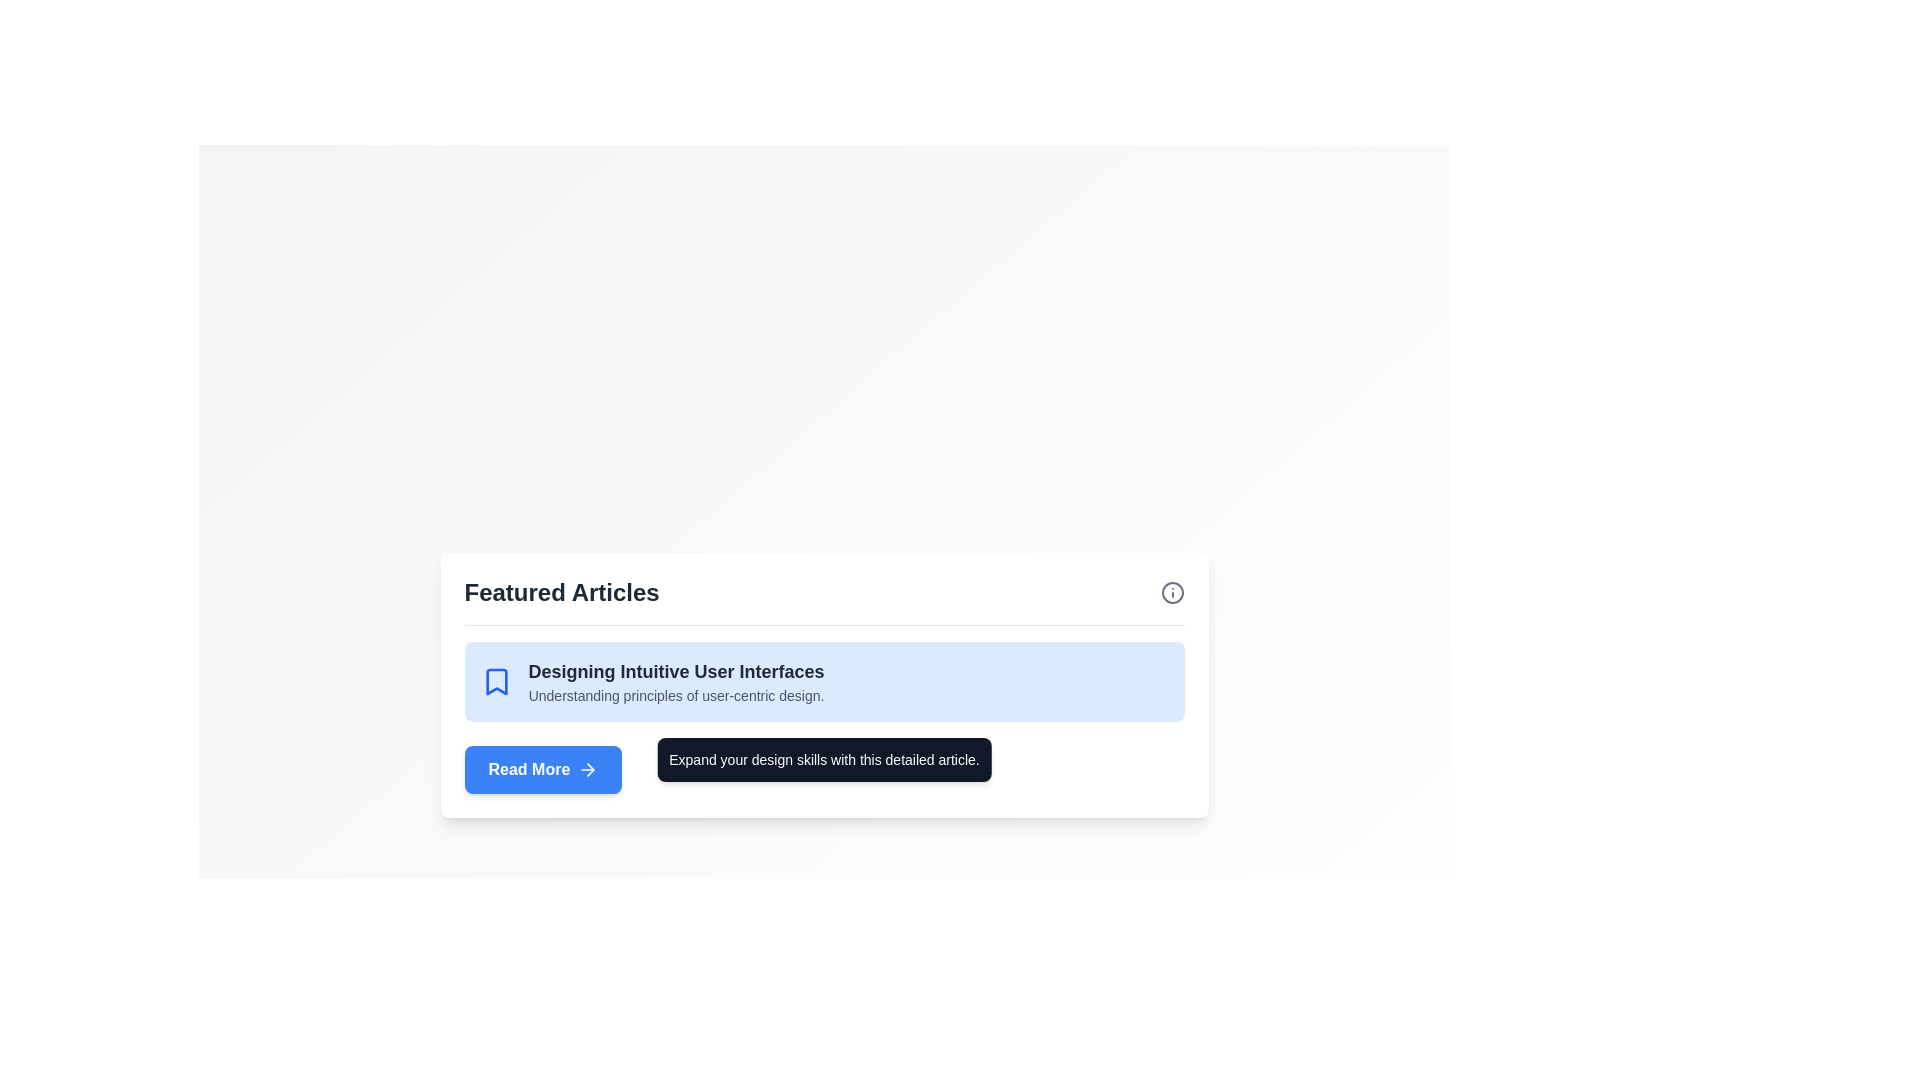 The height and width of the screenshot is (1080, 1920). I want to click on the navigation icon located inside the 'Read More' button to the right of its text, which is positioned in the lower-left section of the card under the 'Featured Articles' heading, so click(590, 768).